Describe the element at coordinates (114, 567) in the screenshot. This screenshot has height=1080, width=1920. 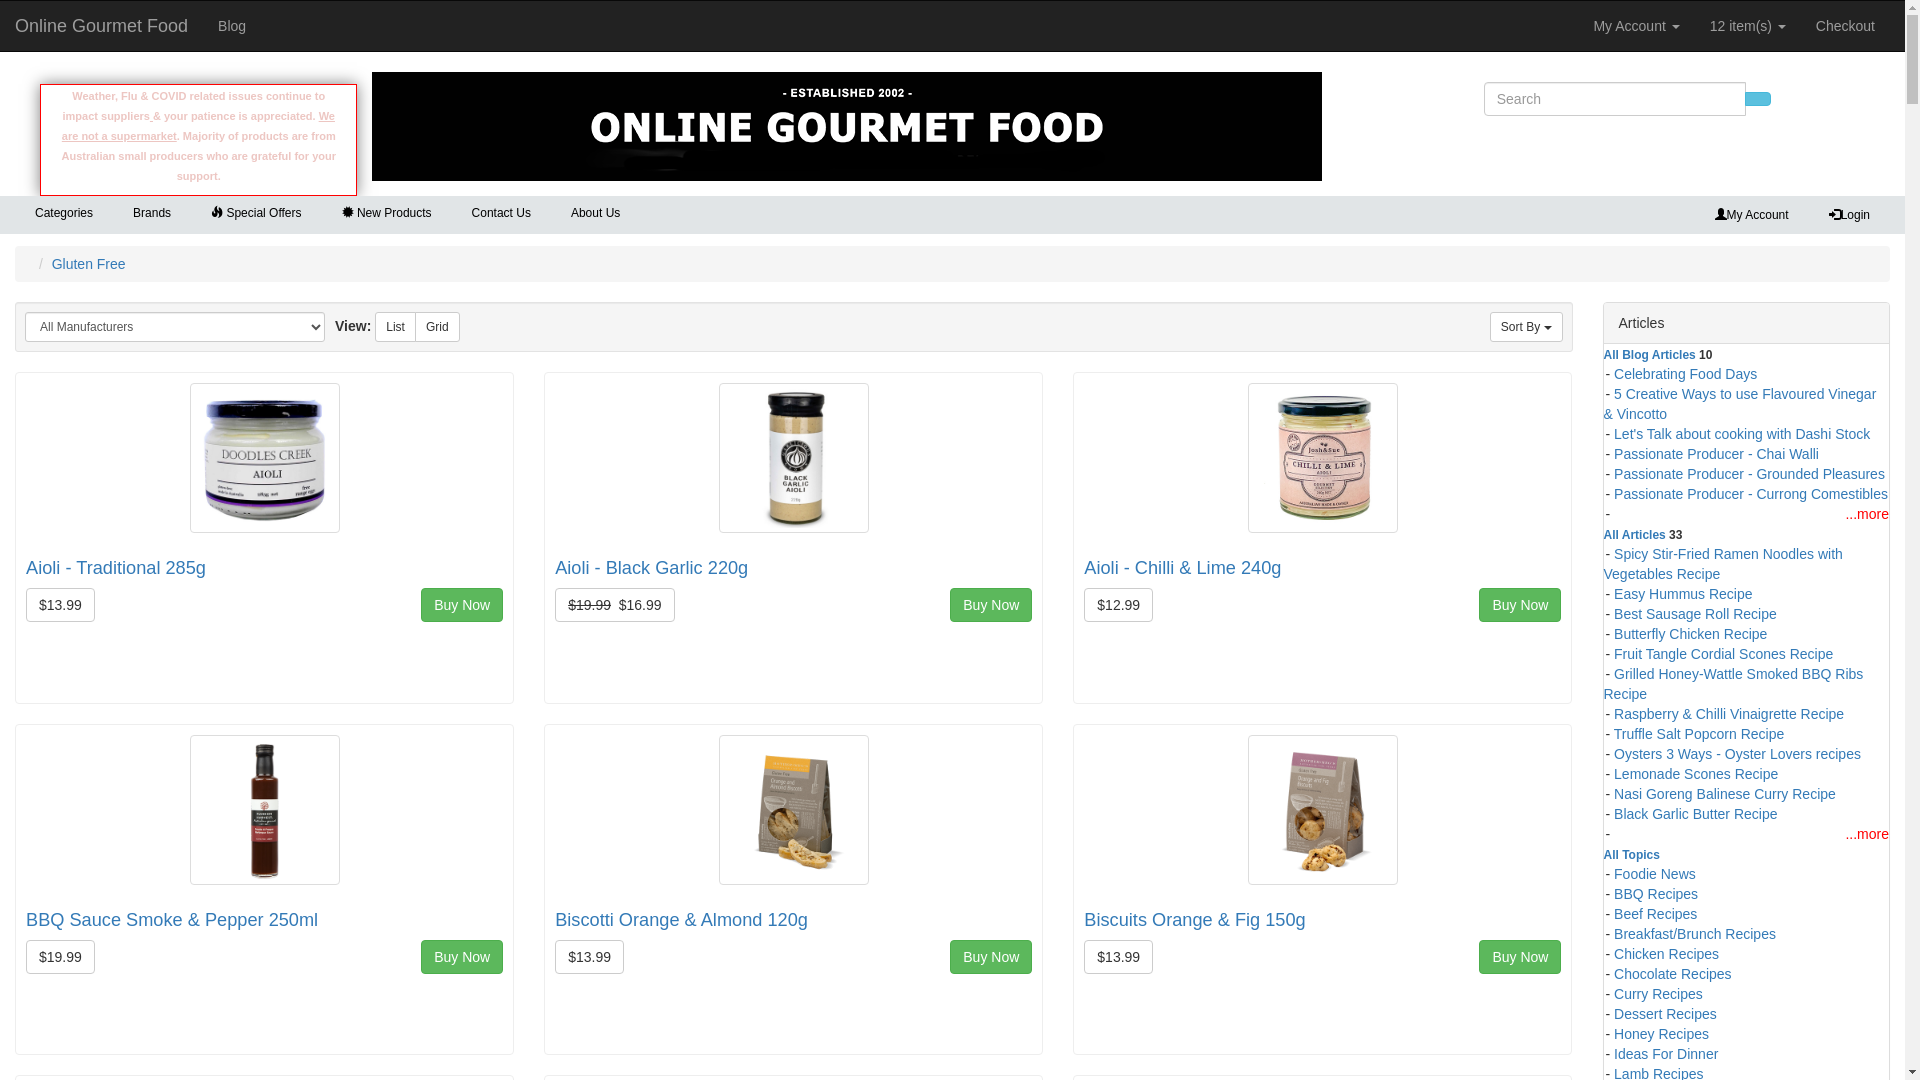
I see `'Aioli - Traditional 285g'` at that location.